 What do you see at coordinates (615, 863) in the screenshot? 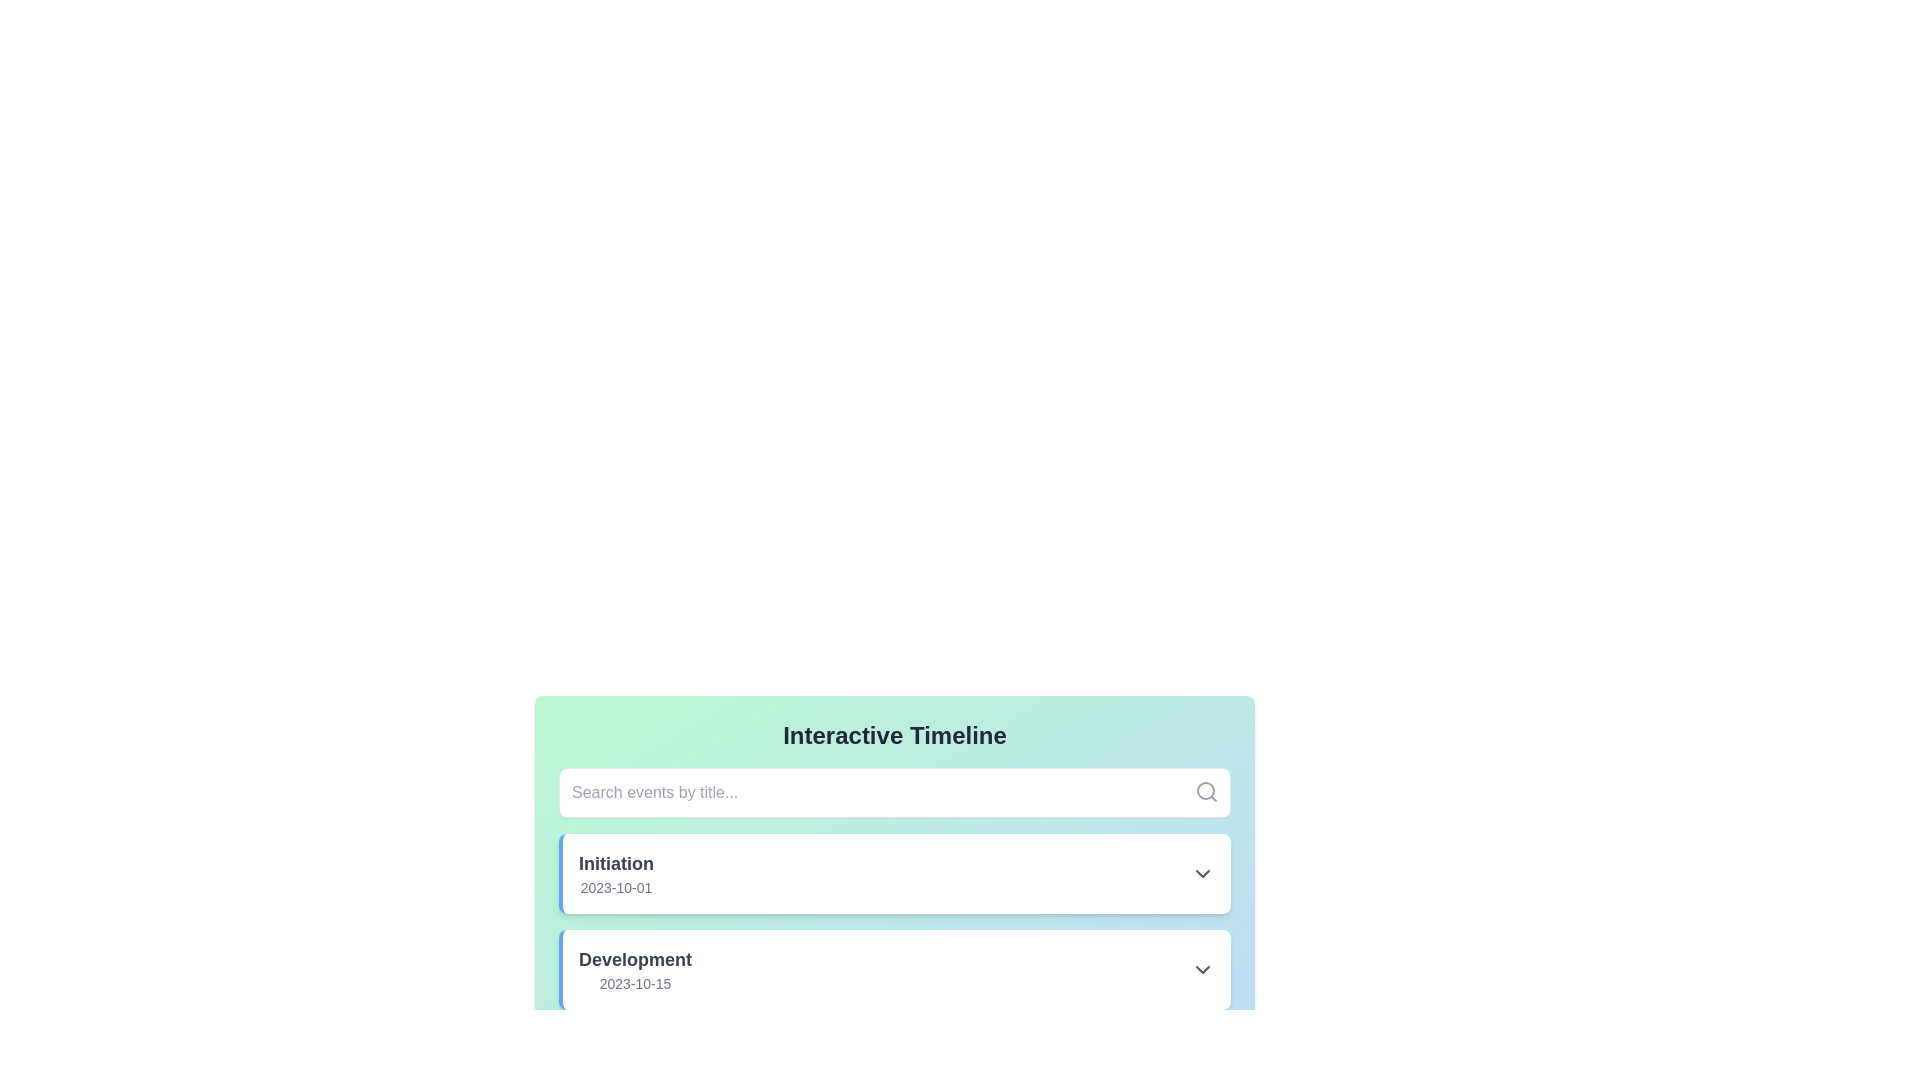
I see `the title label for the first event in the list, which serves as a description for the event` at bounding box center [615, 863].